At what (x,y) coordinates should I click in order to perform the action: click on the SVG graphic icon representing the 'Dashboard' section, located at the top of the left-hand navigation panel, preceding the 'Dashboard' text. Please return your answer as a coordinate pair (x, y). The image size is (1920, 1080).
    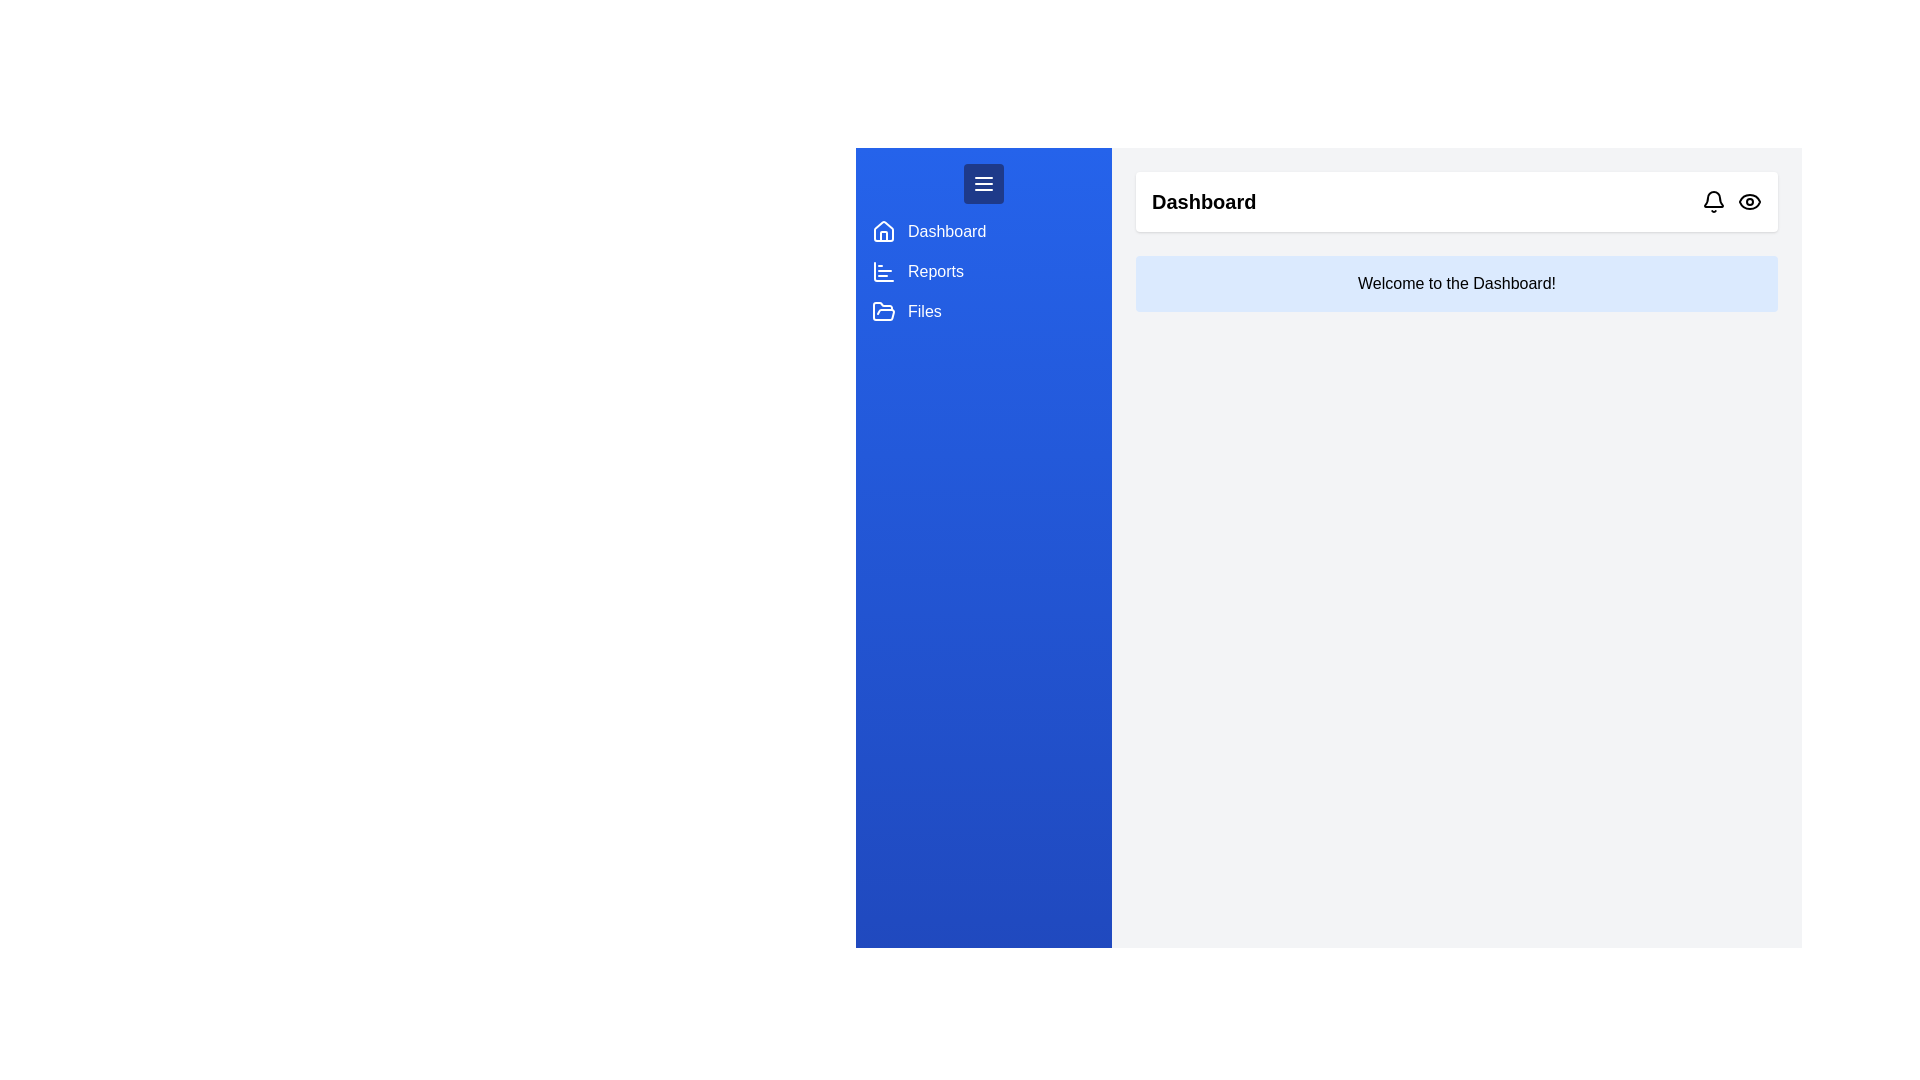
    Looking at the image, I should click on (882, 230).